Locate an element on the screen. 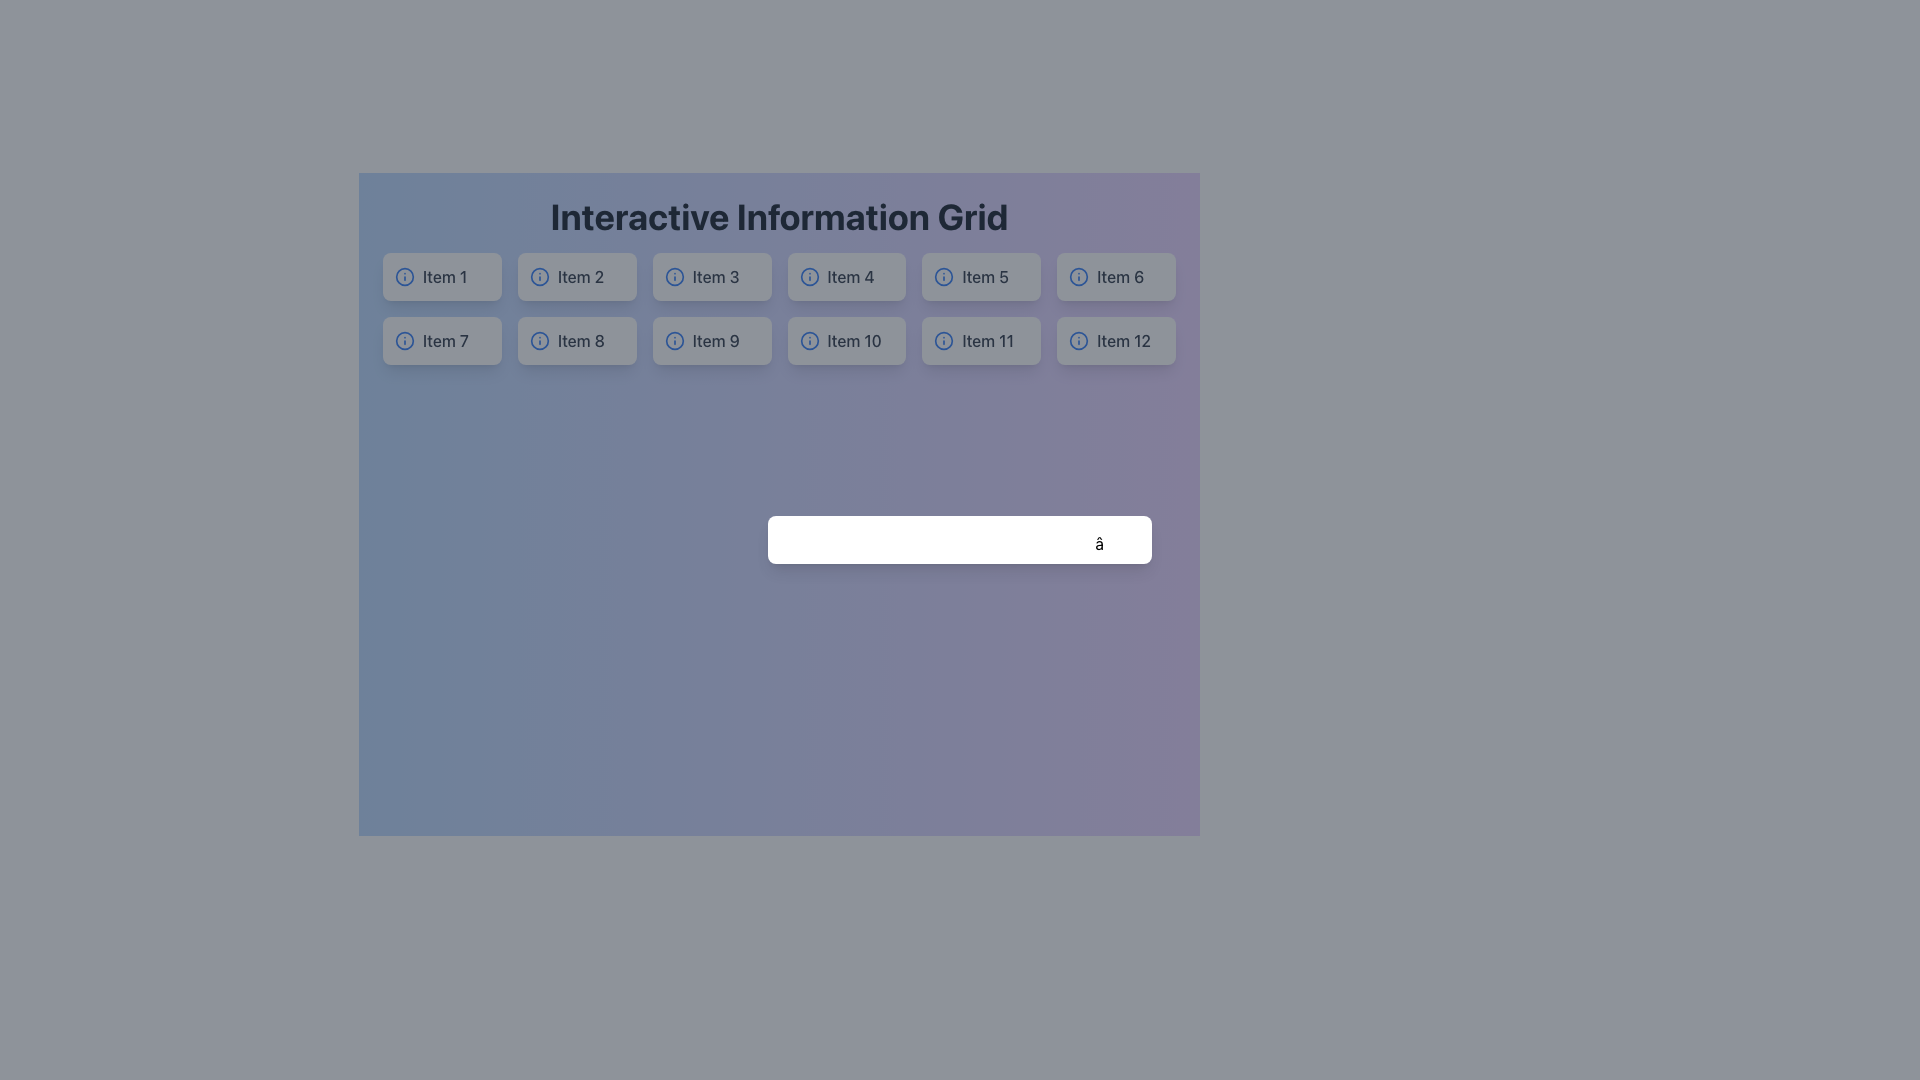 This screenshot has height=1080, width=1920. the interactive card representing 'Item 5', which is located in the fifth column of the grid layout is located at coordinates (981, 277).